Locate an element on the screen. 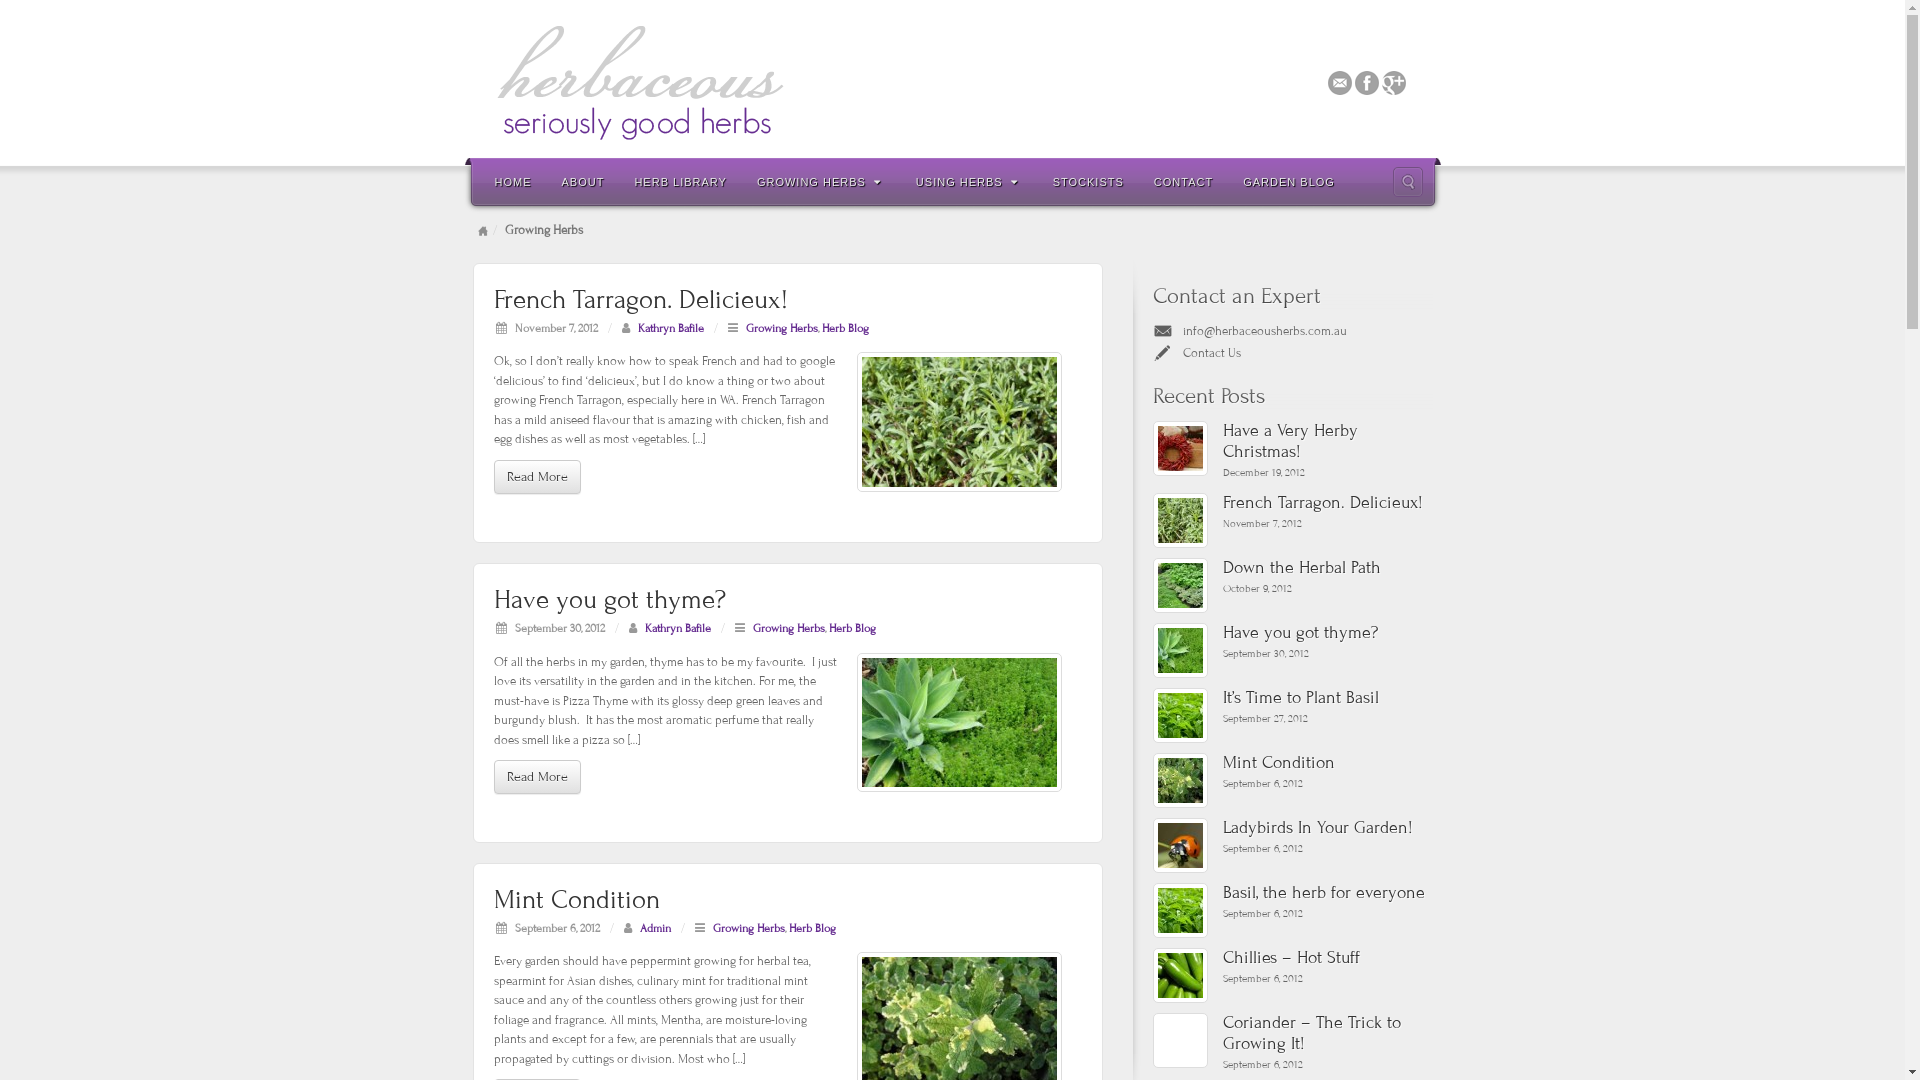 The image size is (1920, 1080). 'GROWING HERBS' is located at coordinates (821, 181).